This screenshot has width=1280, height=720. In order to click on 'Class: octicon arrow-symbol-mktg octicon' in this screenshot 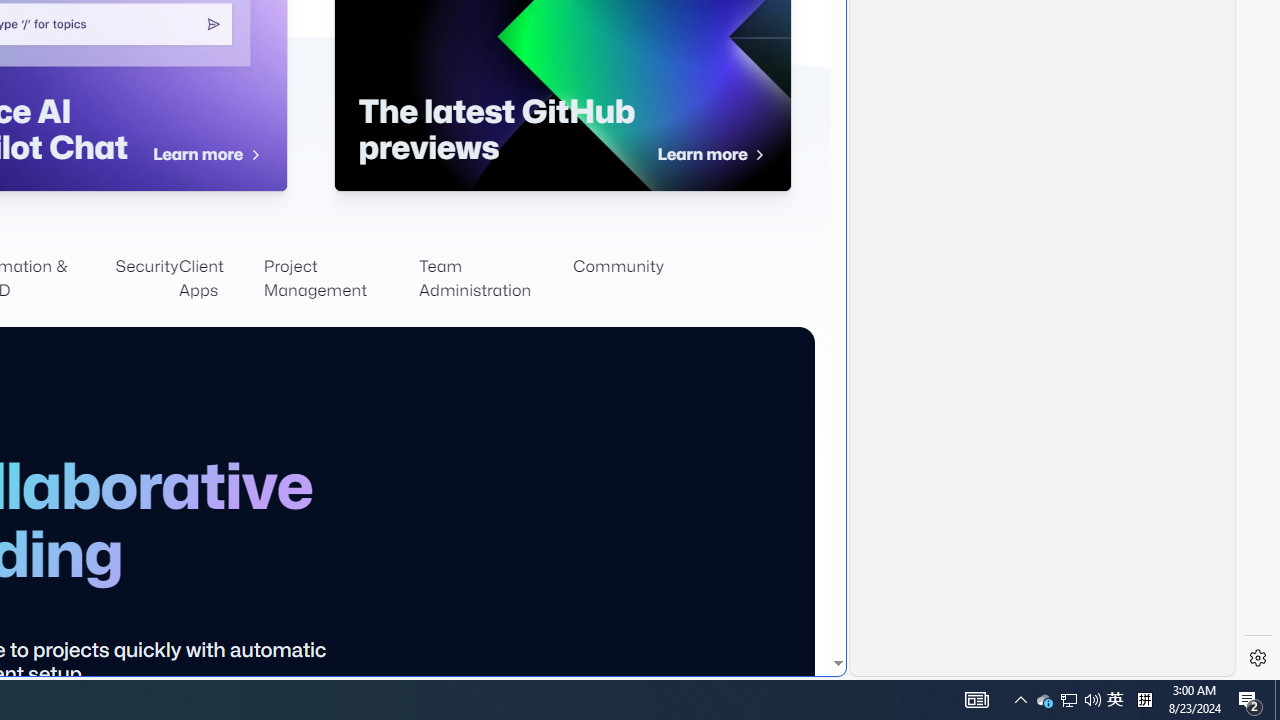, I will do `click(758, 154)`.